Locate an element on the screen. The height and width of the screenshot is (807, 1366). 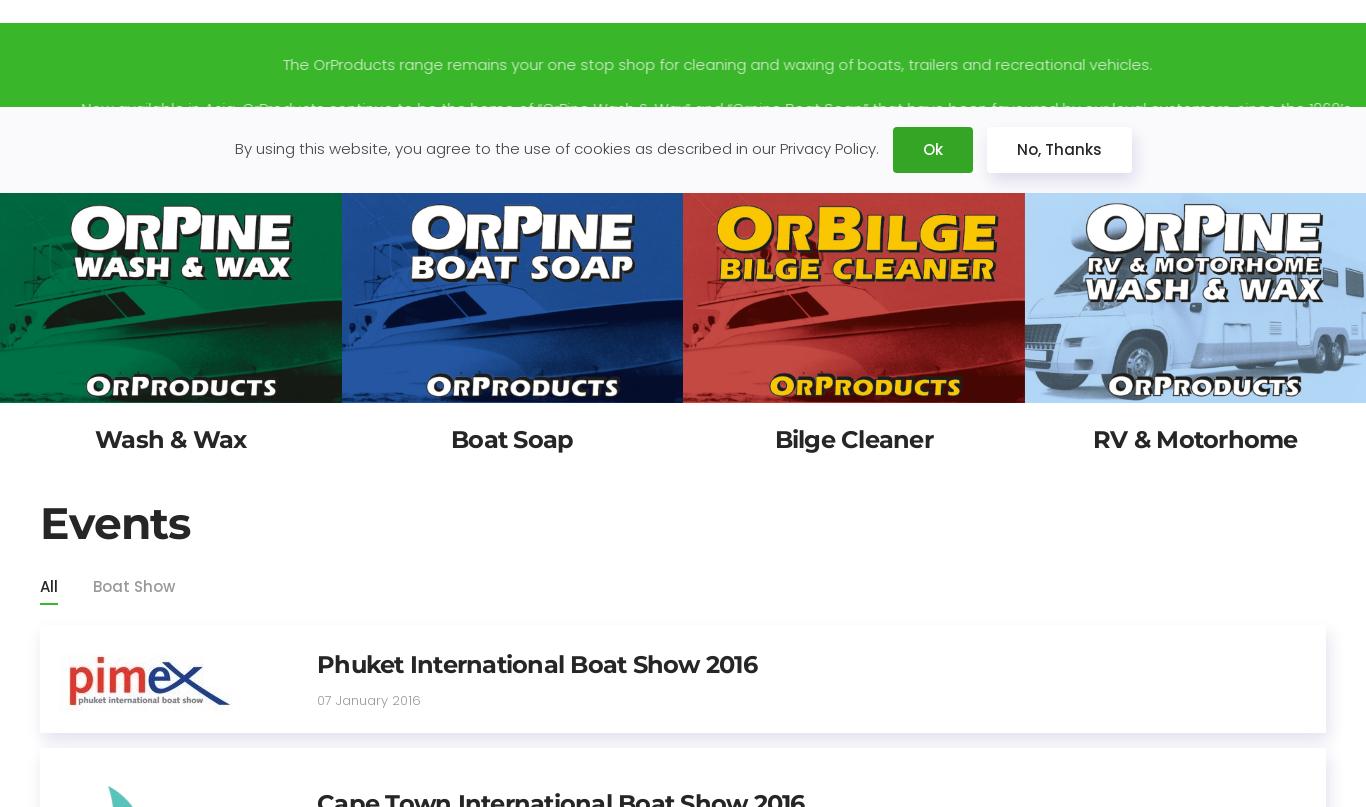
'Bilge Cleaner' is located at coordinates (852, 438).